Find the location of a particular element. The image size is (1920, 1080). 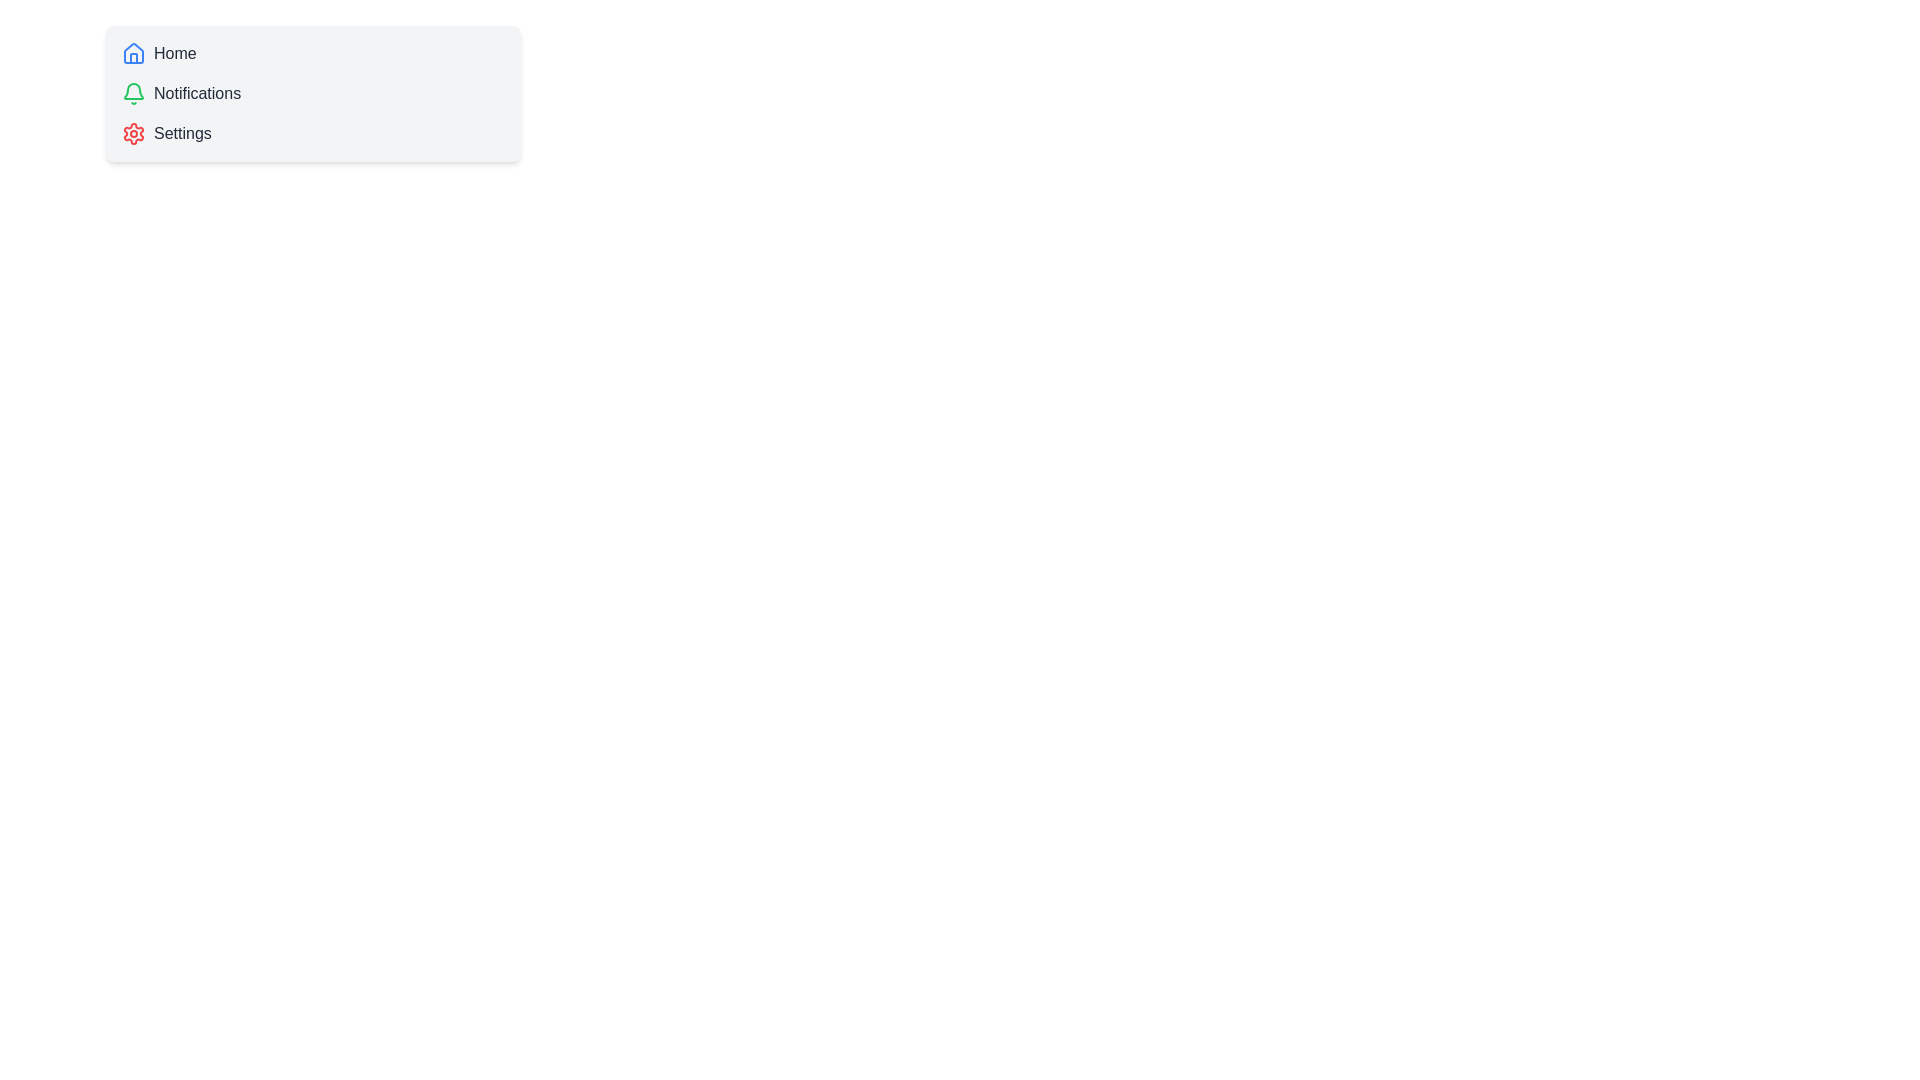

the bell-shaped icon with a green stroke and white interior located in the 'Notifications' section, directly left of the text 'Notifications' is located at coordinates (133, 93).